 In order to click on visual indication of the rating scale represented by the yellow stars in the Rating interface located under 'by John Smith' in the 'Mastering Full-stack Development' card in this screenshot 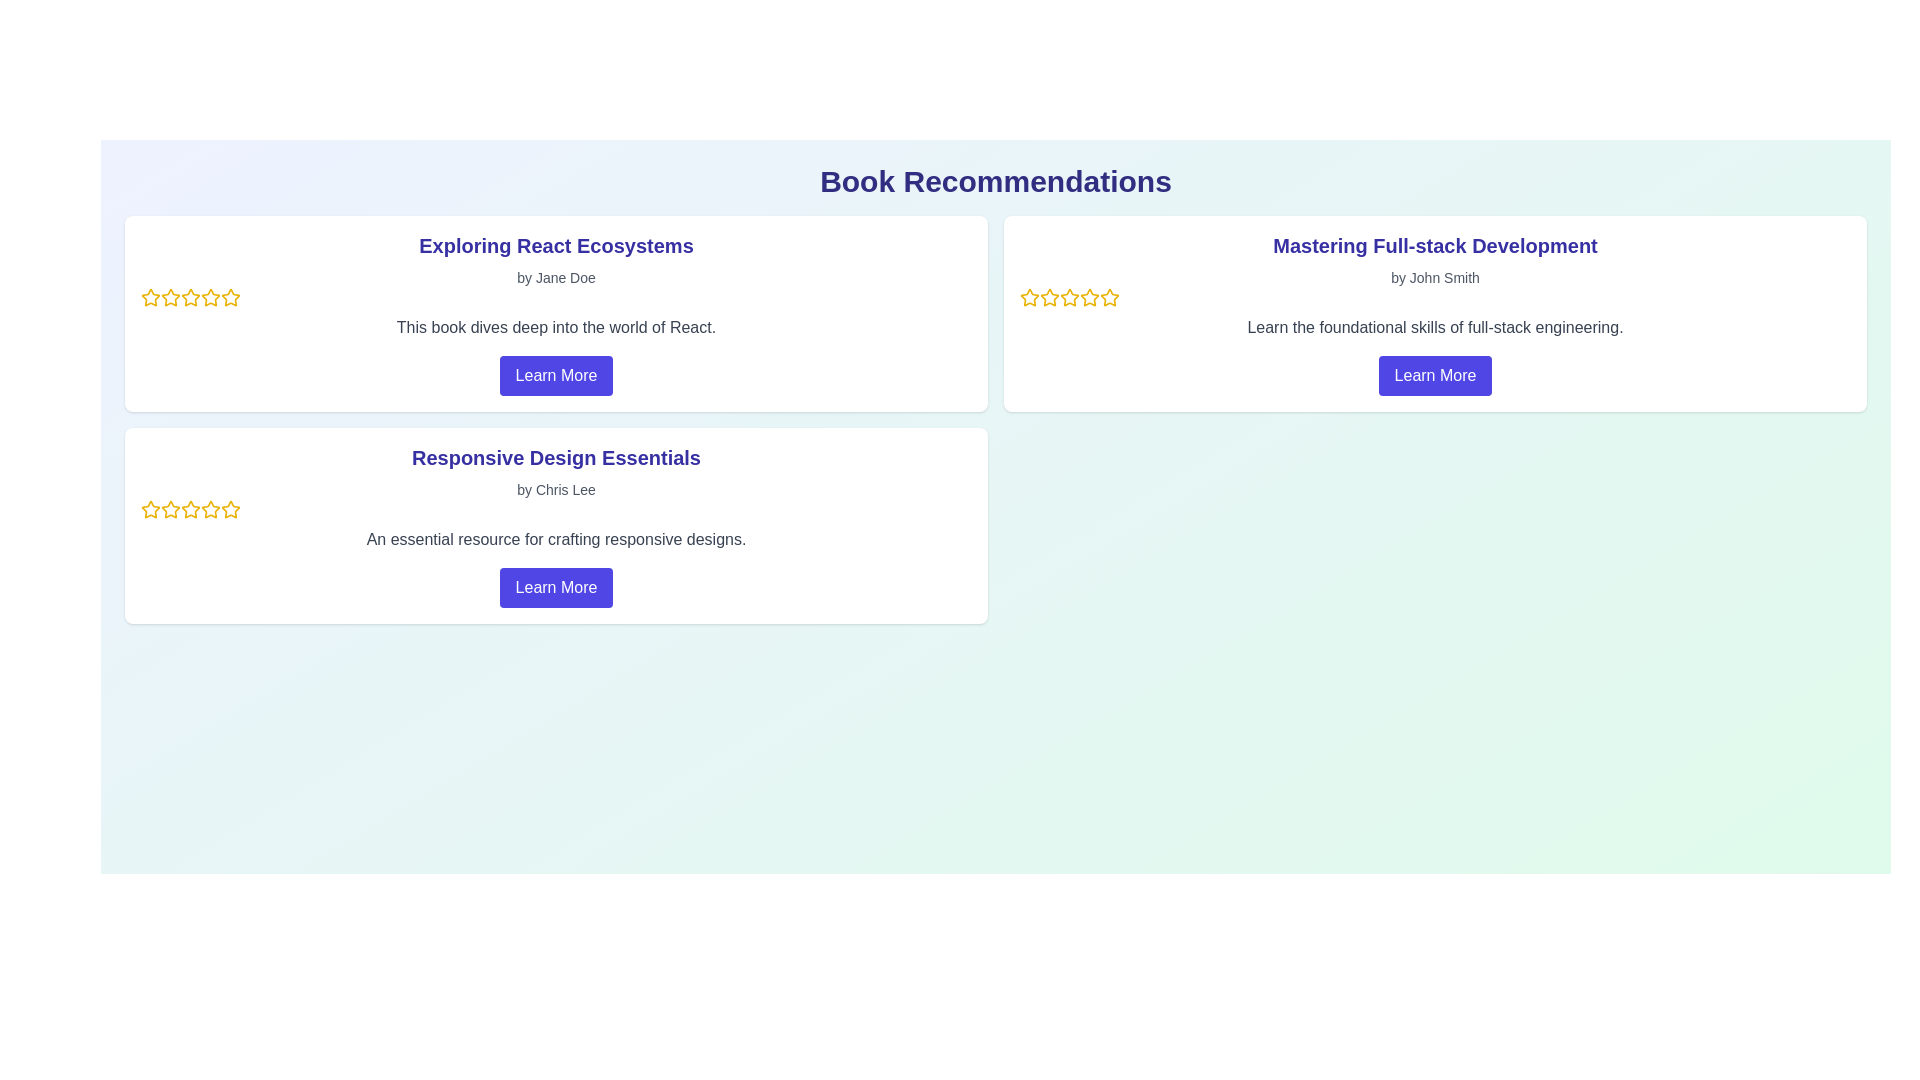, I will do `click(1434, 297)`.